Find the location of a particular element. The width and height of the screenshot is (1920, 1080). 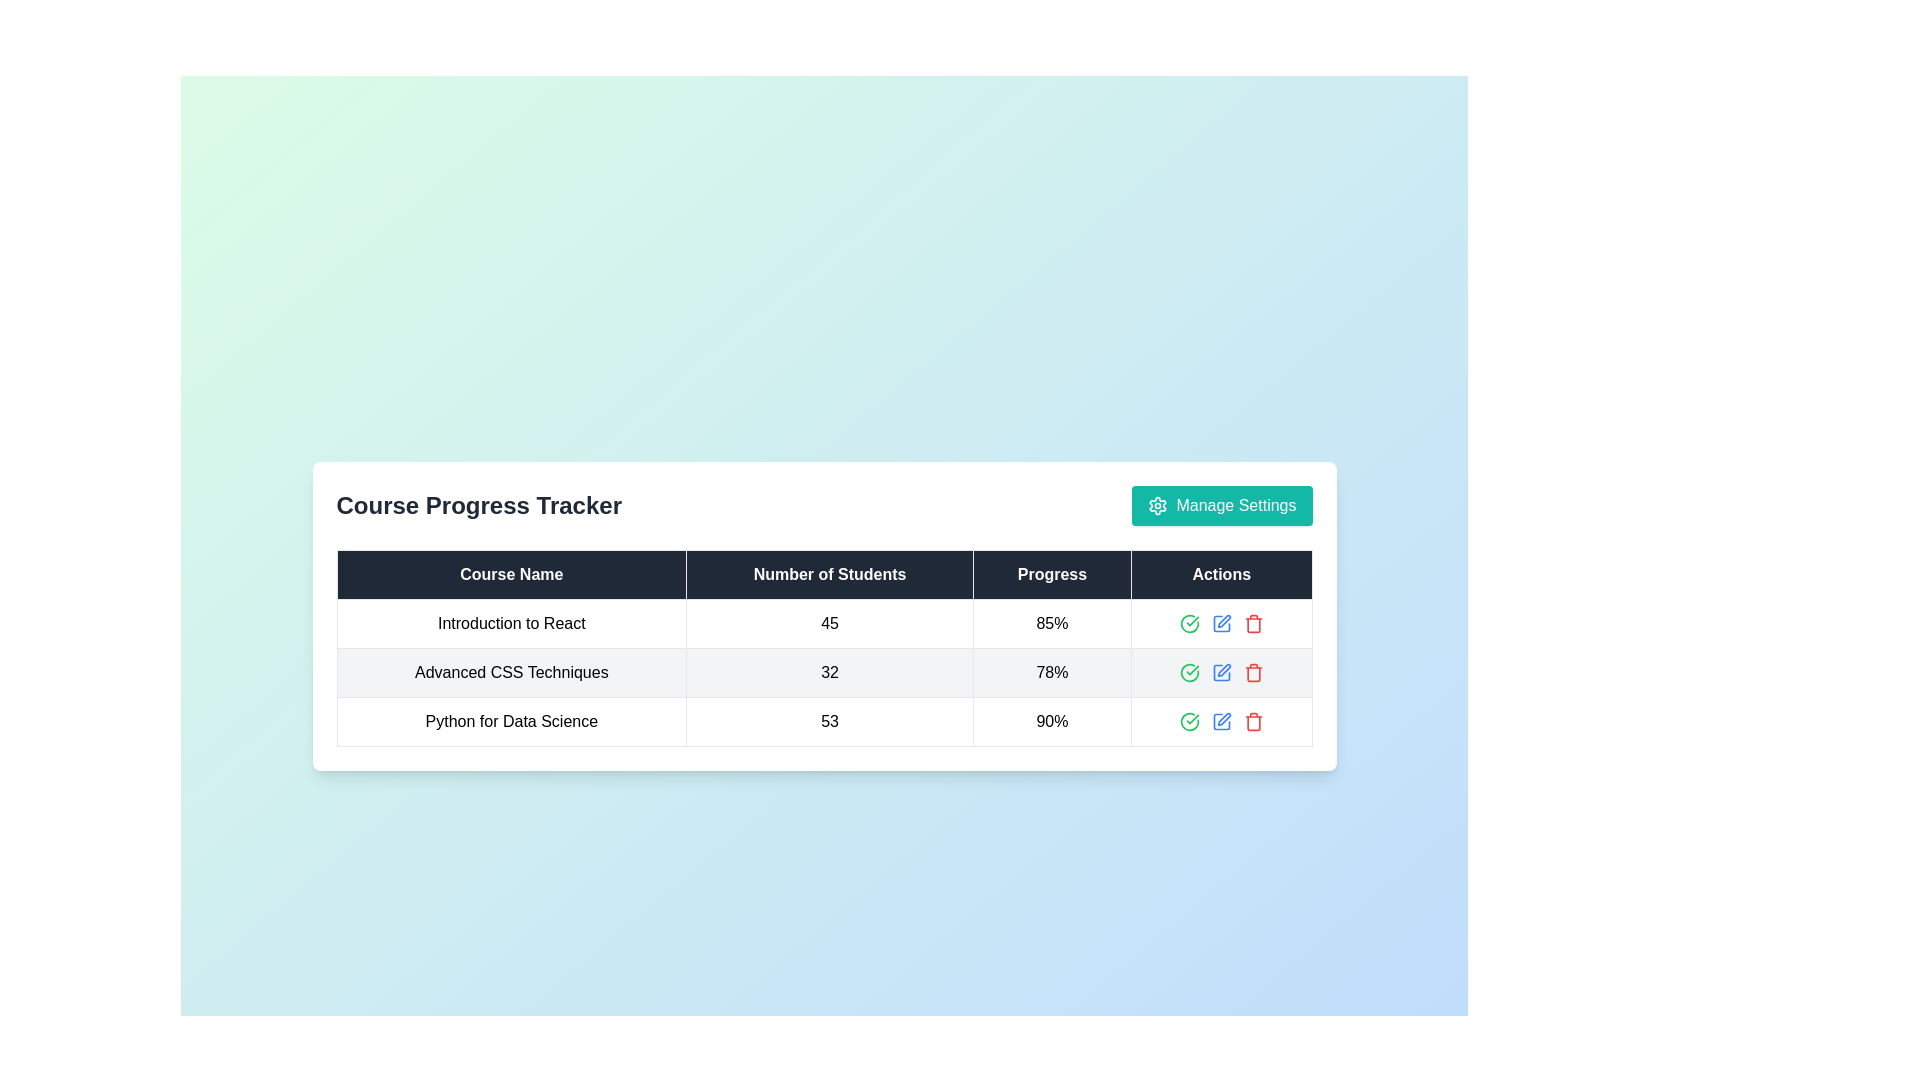

the blue outline icon resembling a pencil in the middle of the 'Actions' column of the third row of the table is located at coordinates (1220, 622).